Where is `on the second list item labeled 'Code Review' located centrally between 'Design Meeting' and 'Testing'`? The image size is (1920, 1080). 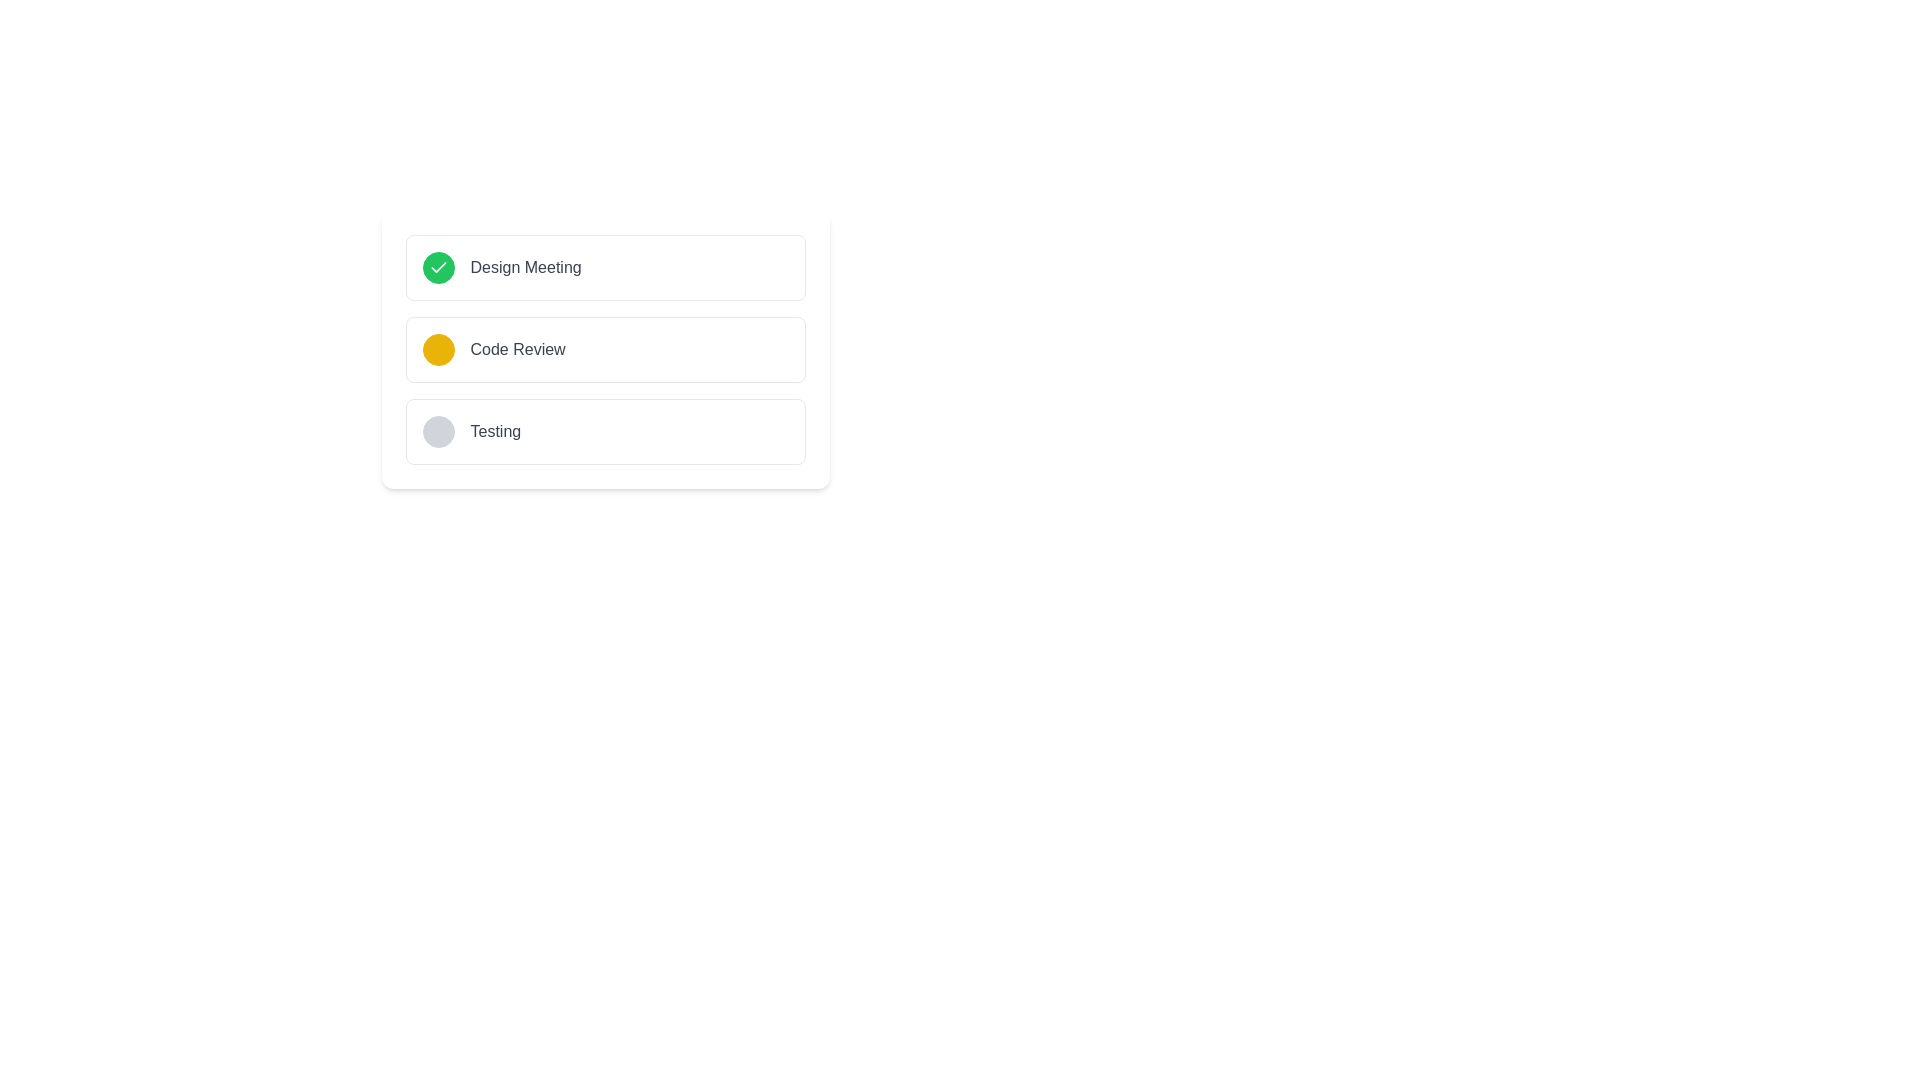 on the second list item labeled 'Code Review' located centrally between 'Design Meeting' and 'Testing' is located at coordinates (604, 349).